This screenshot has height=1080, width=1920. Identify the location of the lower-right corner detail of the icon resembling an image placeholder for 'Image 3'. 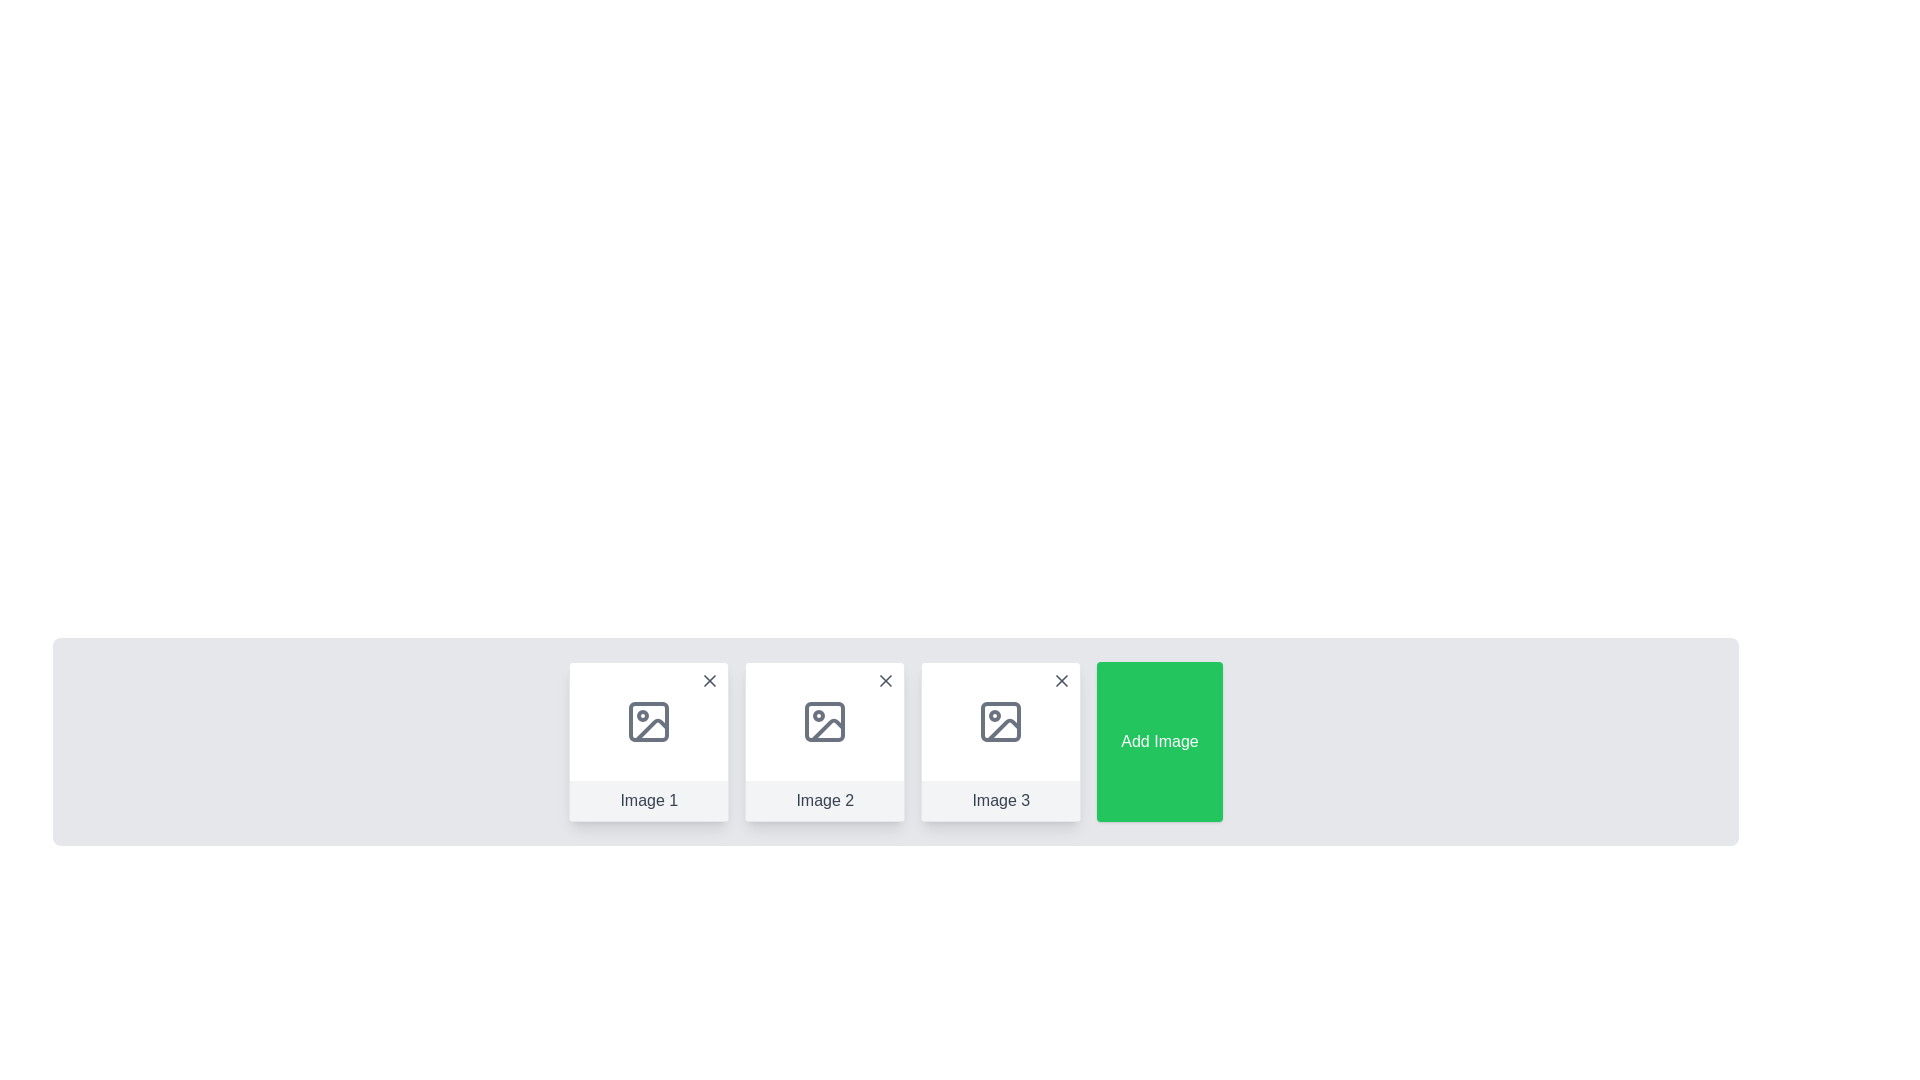
(1004, 730).